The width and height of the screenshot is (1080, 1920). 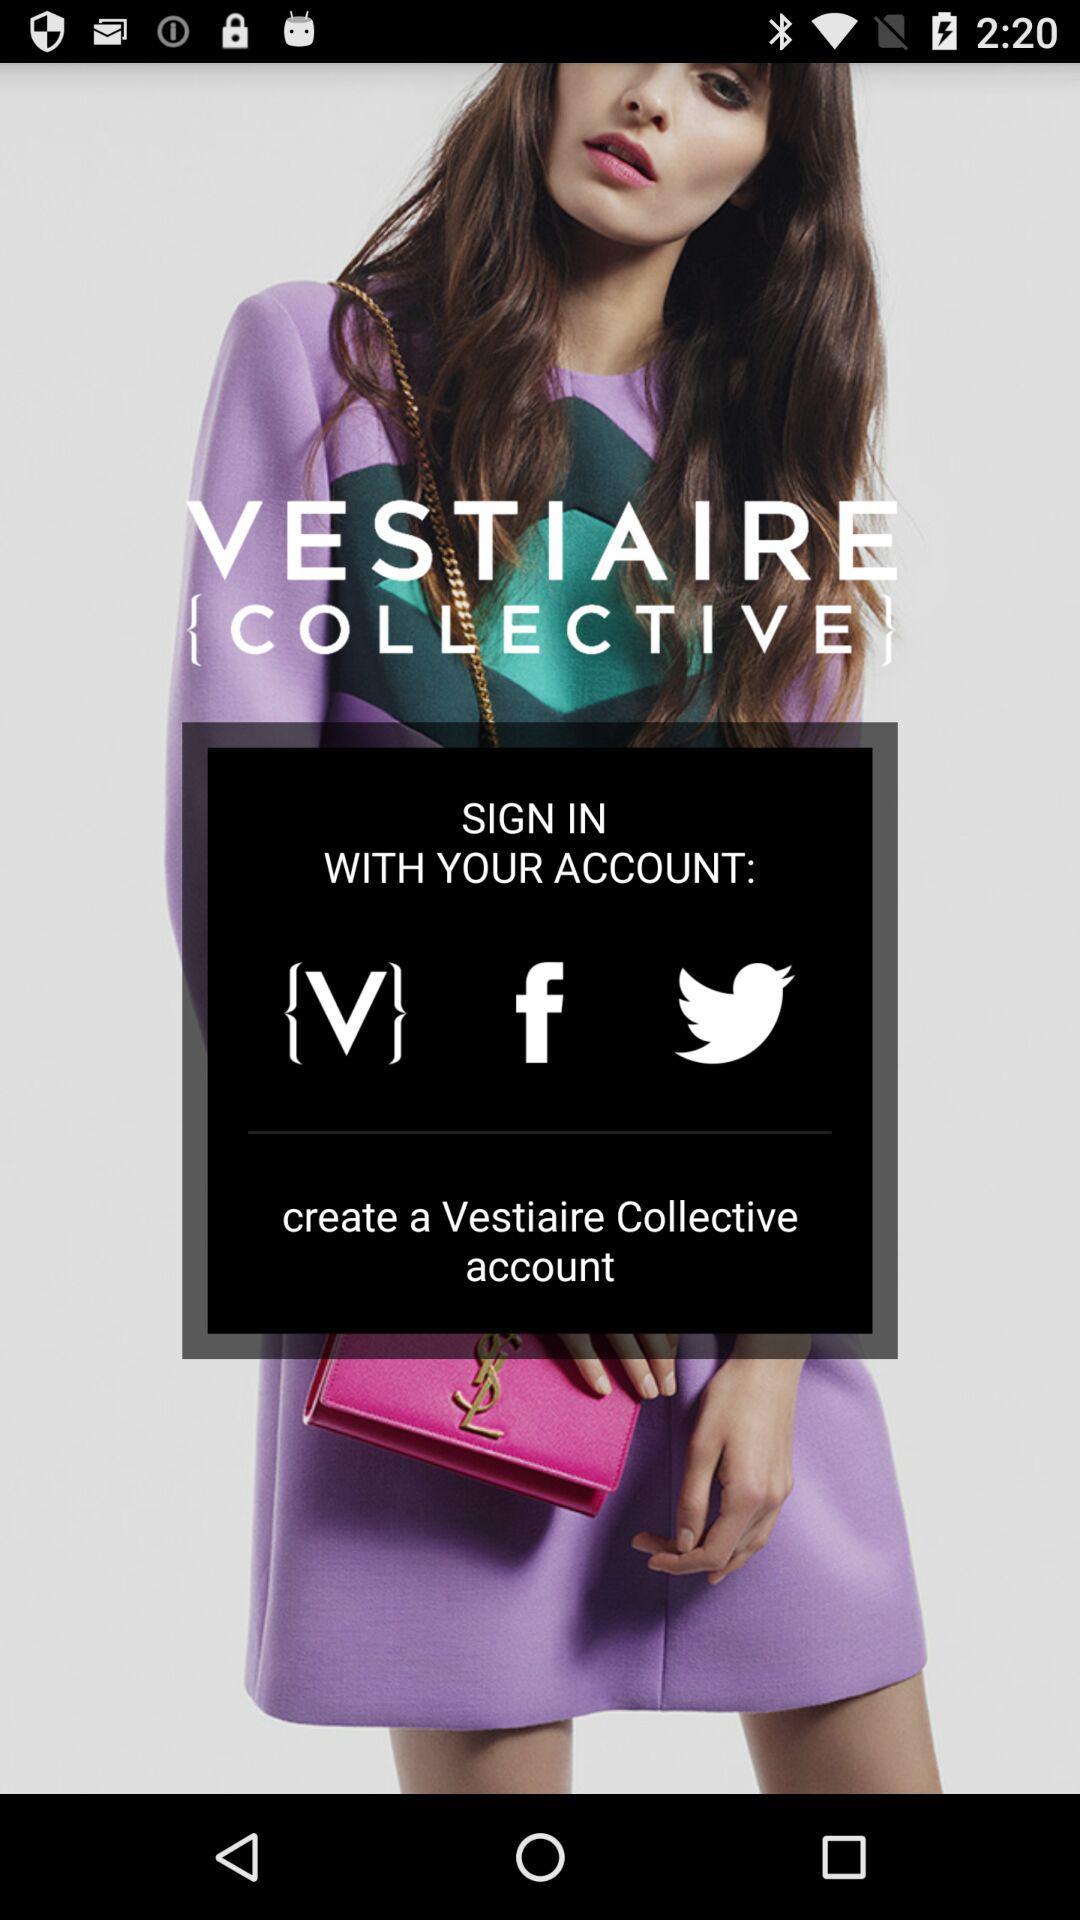 What do you see at coordinates (538, 1083) in the screenshot?
I see `the facebook icon` at bounding box center [538, 1083].